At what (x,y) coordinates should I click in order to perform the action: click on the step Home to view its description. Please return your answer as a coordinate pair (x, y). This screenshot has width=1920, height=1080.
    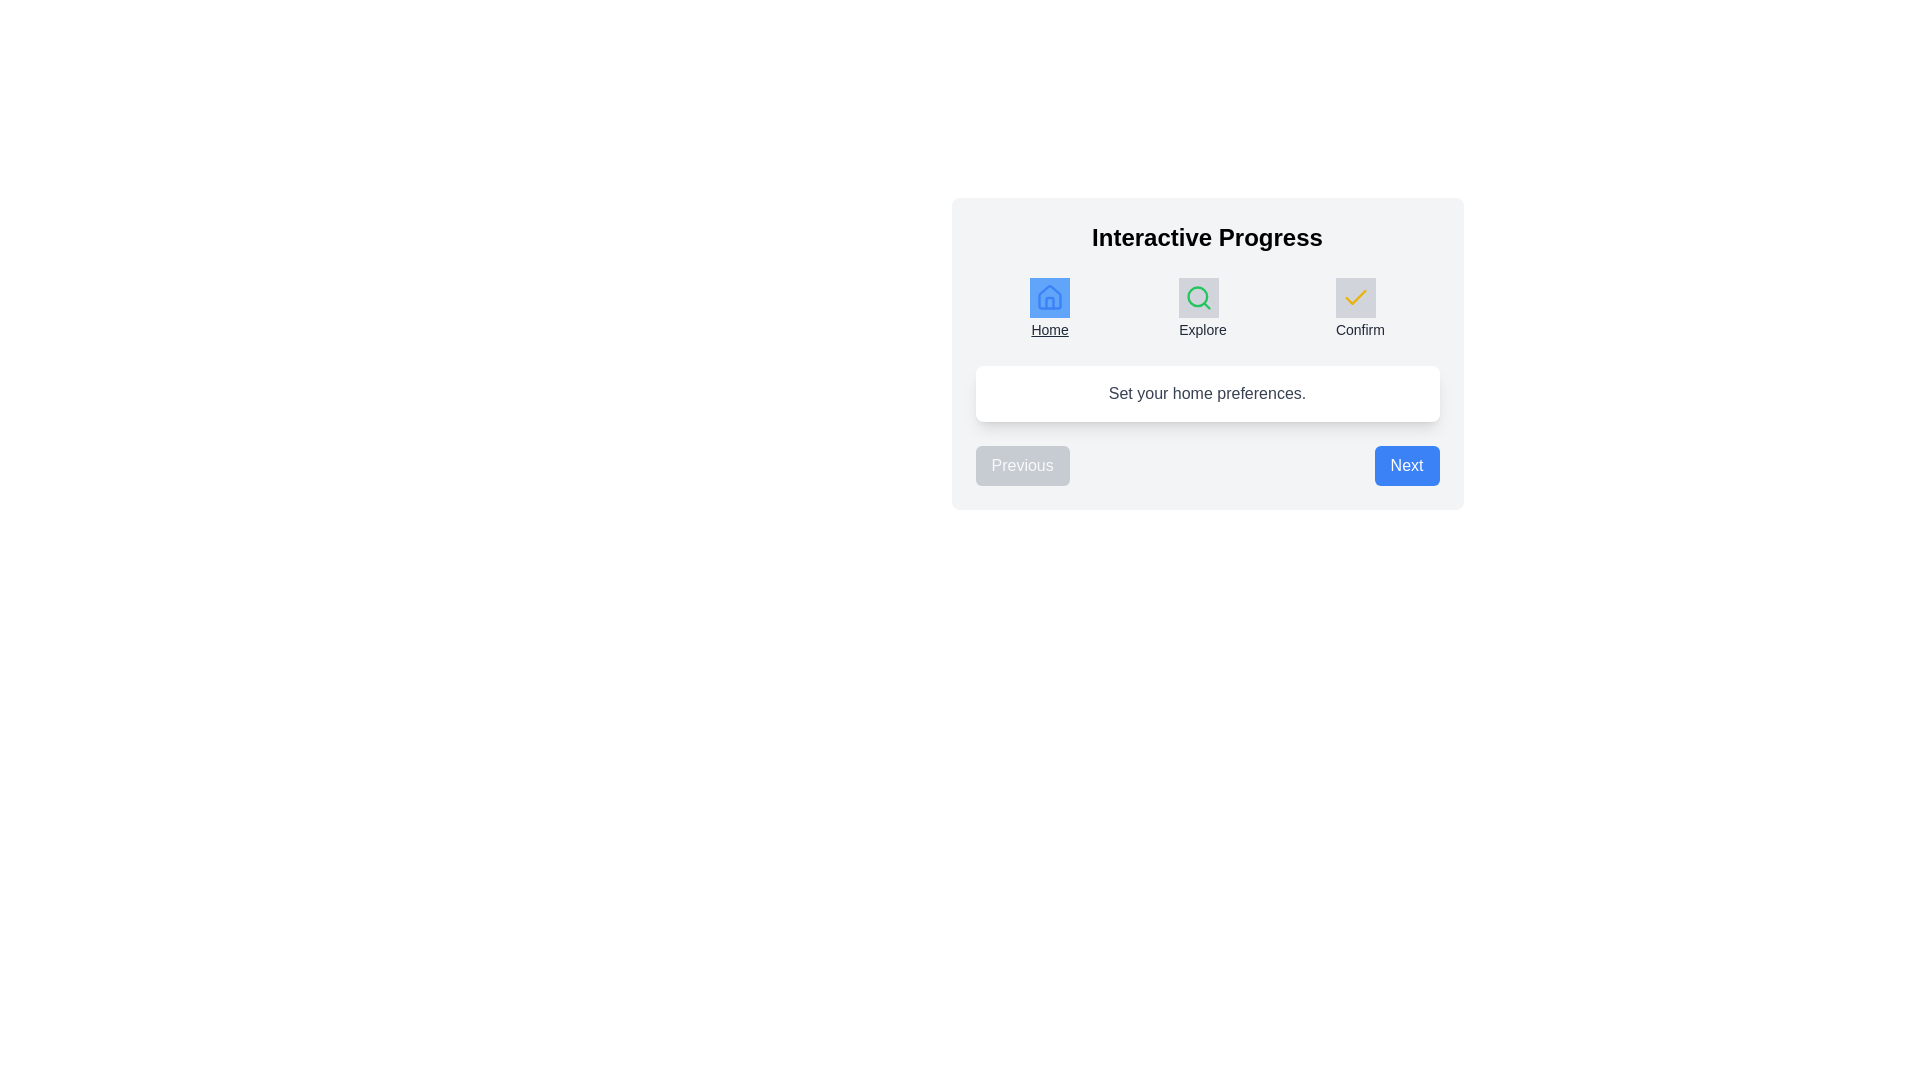
    Looking at the image, I should click on (1049, 309).